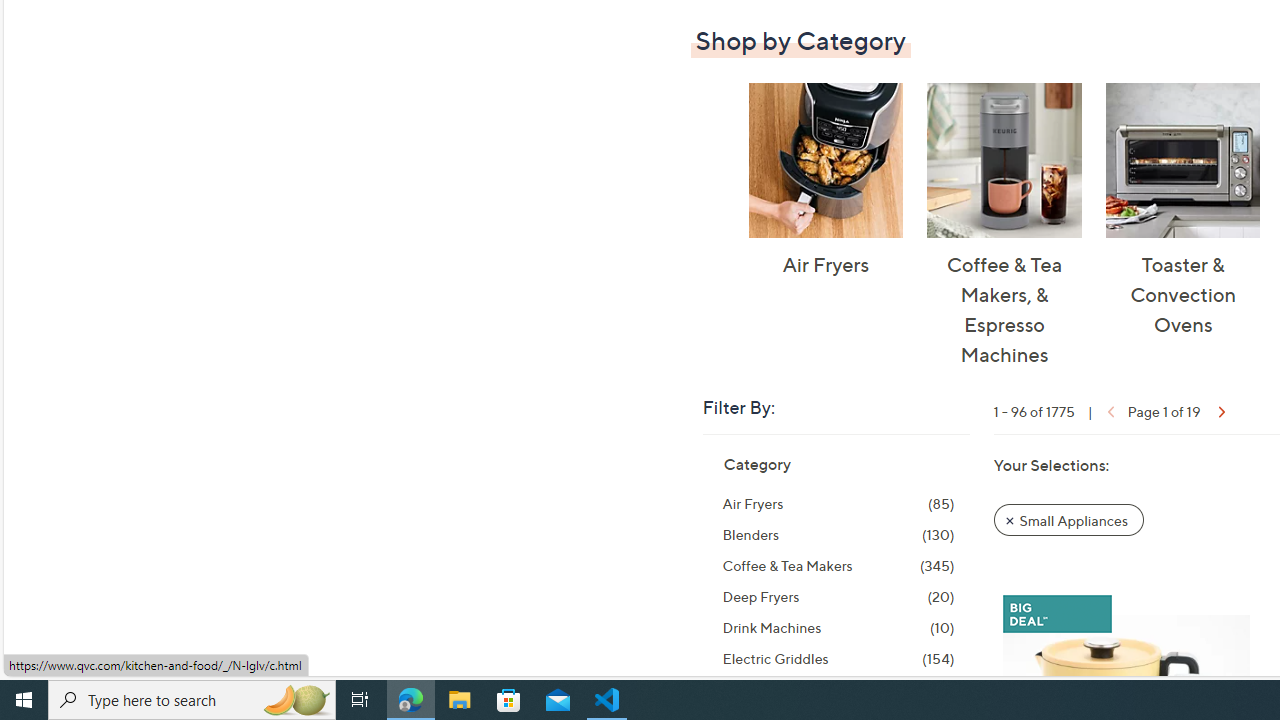  Describe the element at coordinates (825, 181) in the screenshot. I see `'Air Fryers Air Fryers'` at that location.